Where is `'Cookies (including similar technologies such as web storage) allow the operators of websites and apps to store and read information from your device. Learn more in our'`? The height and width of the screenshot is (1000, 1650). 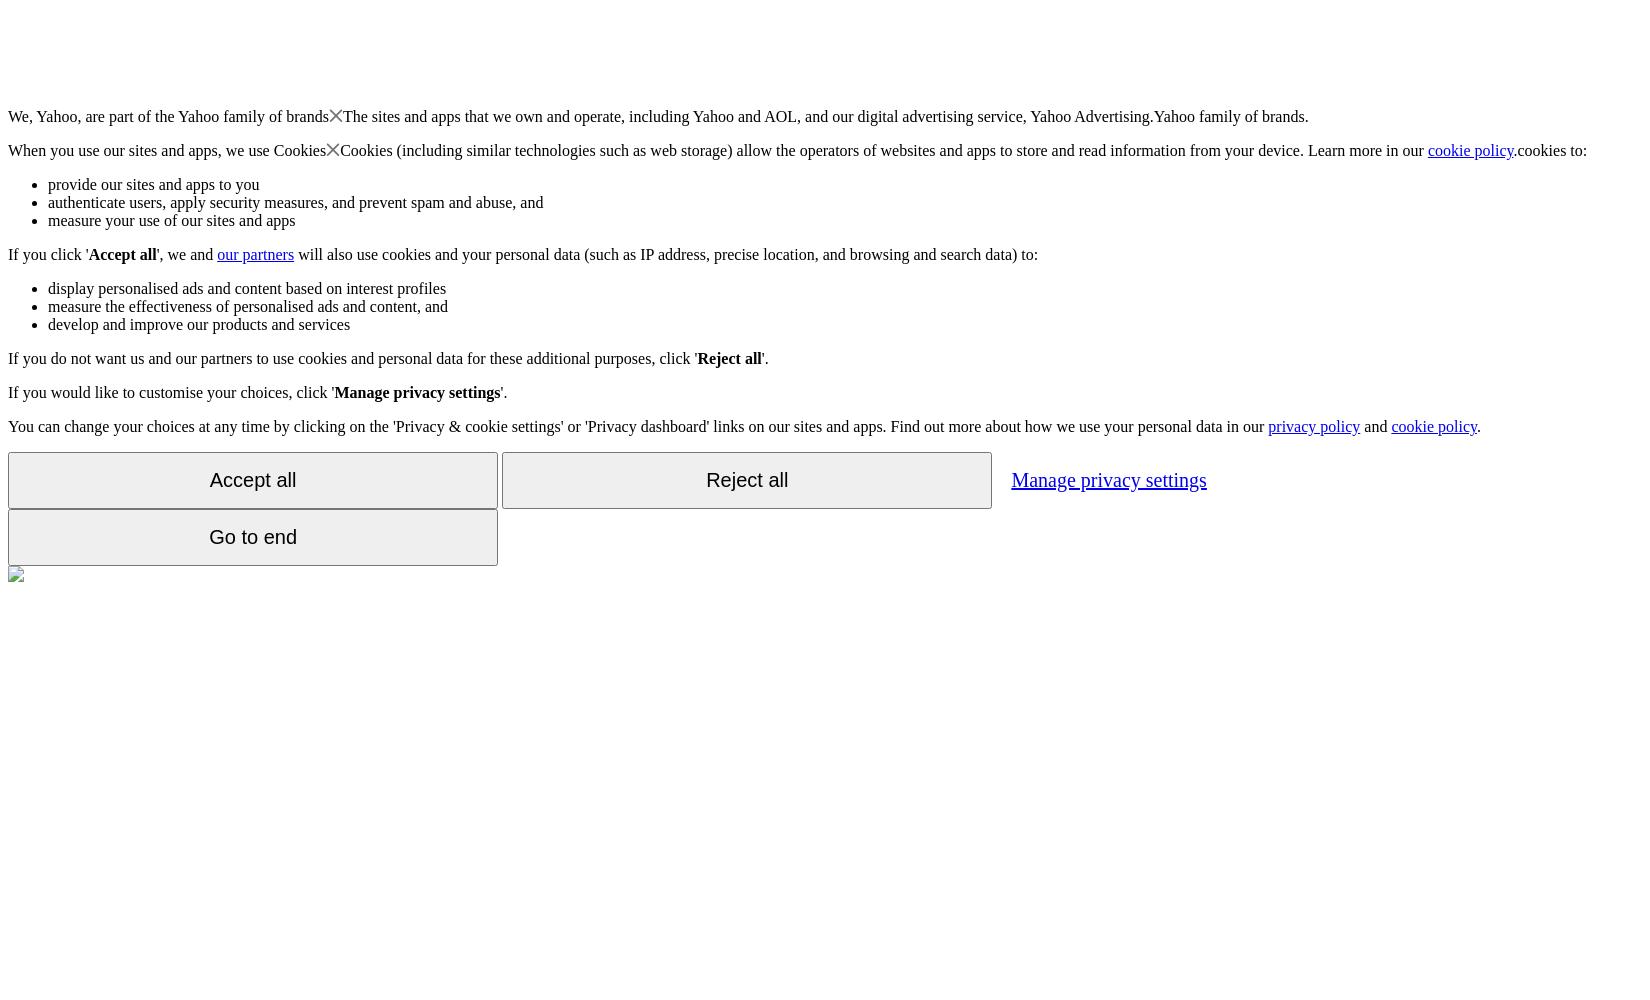
'Cookies (including similar technologies such as web storage) allow the operators of websites and apps to store and read information from your device. Learn more in our' is located at coordinates (883, 150).